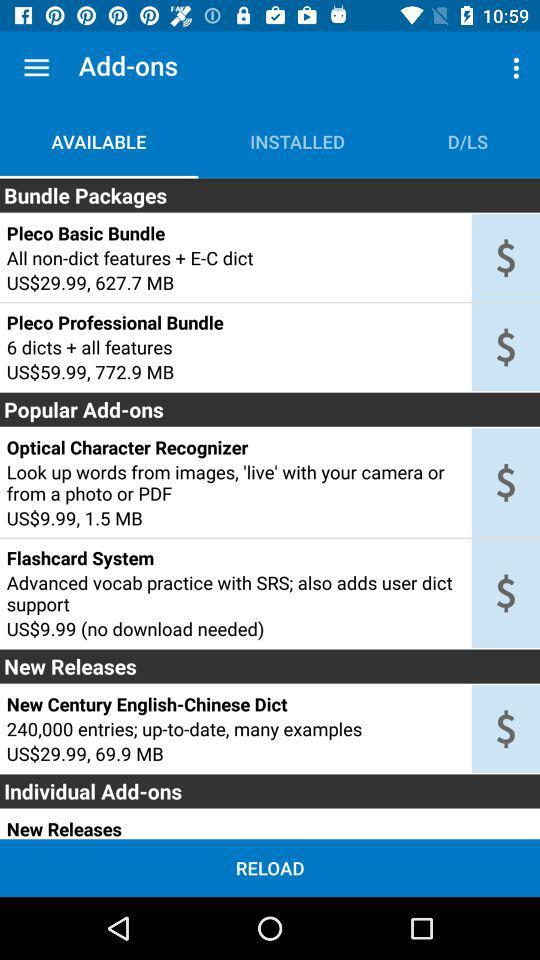 The width and height of the screenshot is (540, 960). Describe the element at coordinates (234, 447) in the screenshot. I see `the icon below popular add-ons item` at that location.